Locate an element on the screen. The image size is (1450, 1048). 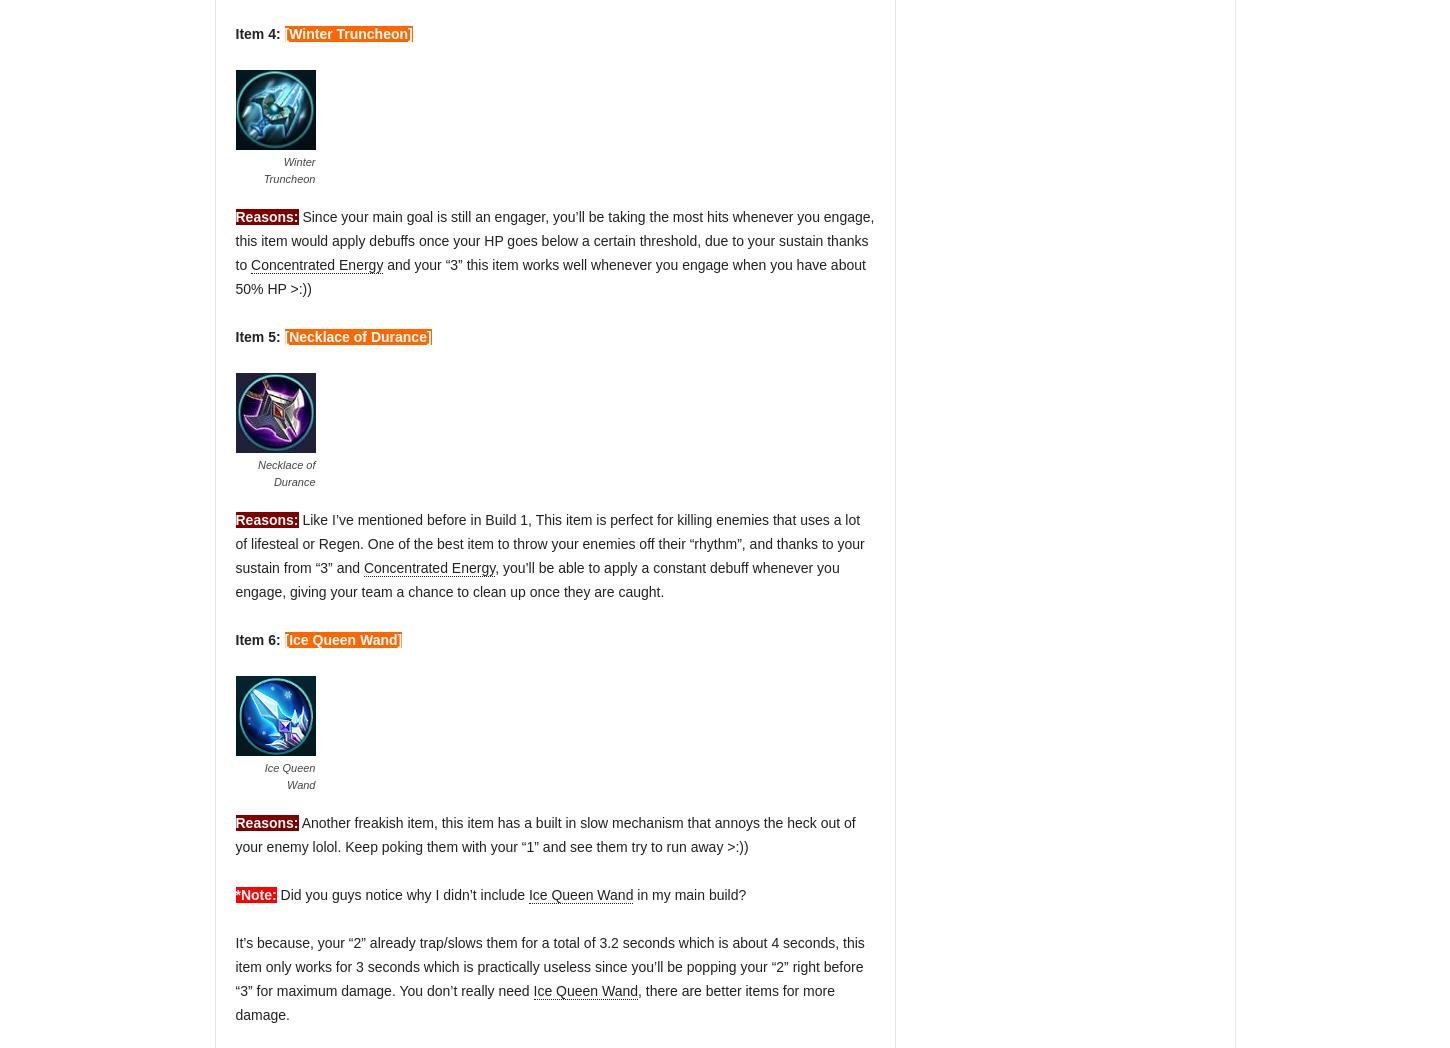
'Another freakish item, this item has a built in slow mechanism that annoys the heck out of your enemy lolol. Keep poking them with your “1” and see them try to run away >:))' is located at coordinates (545, 835).